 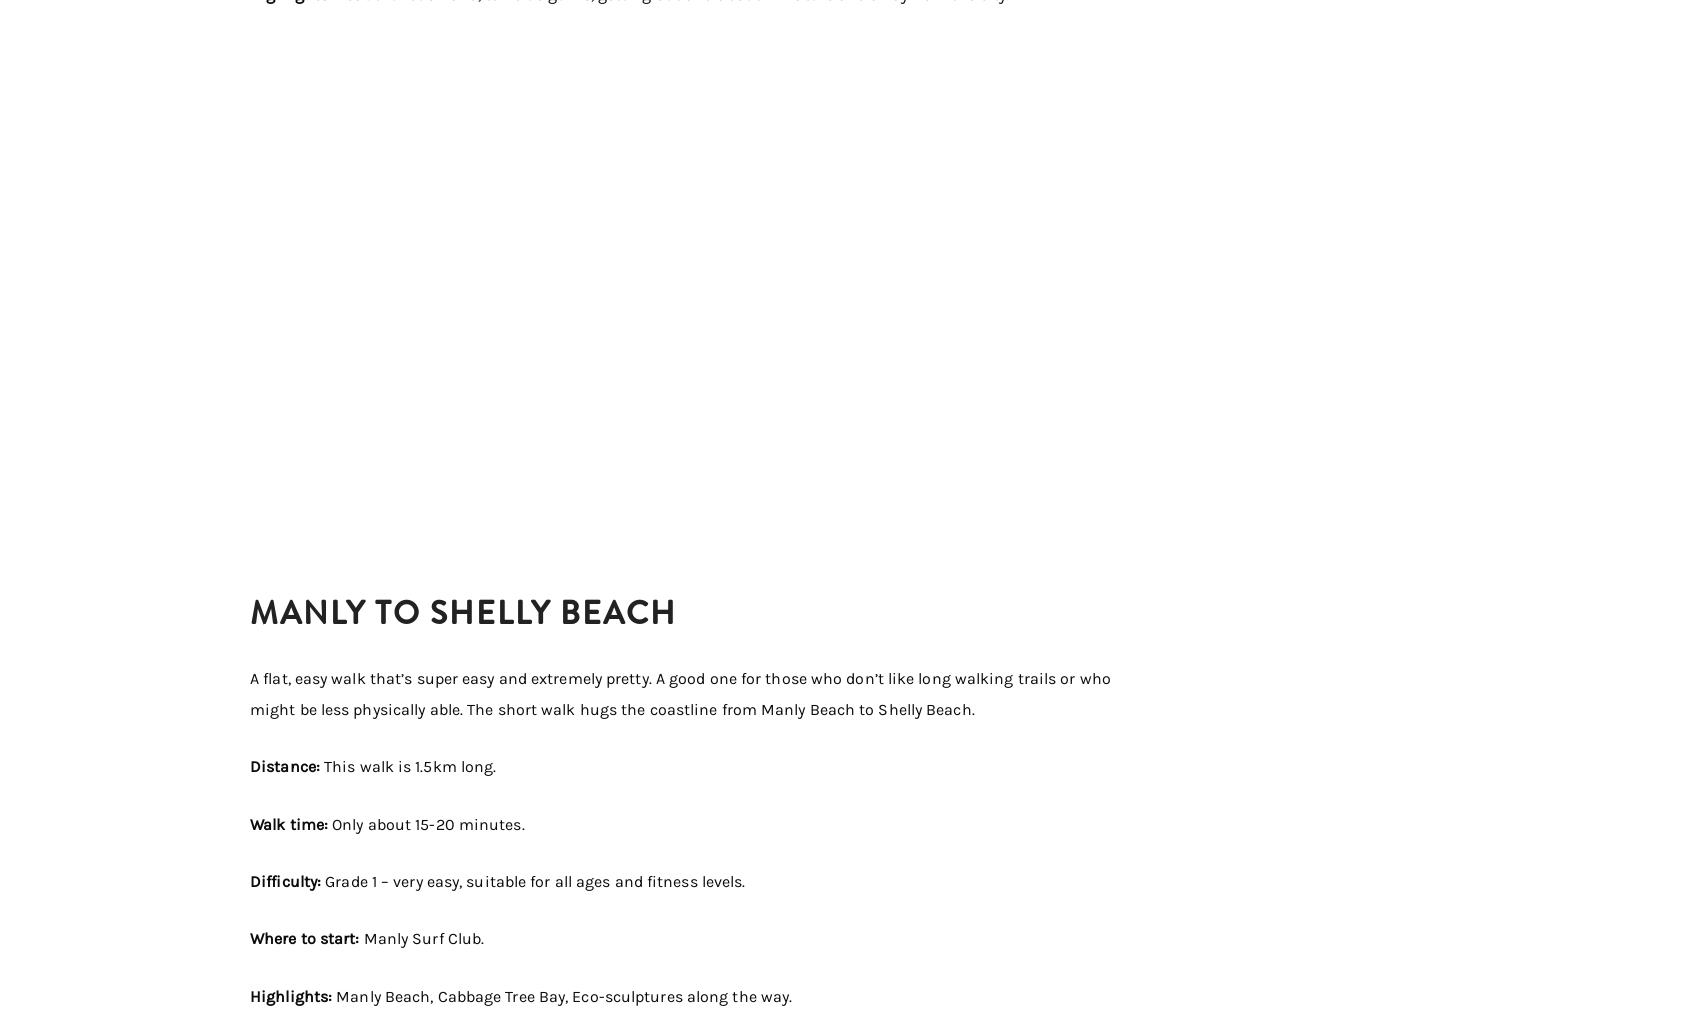 What do you see at coordinates (286, 766) in the screenshot?
I see `'Distance:'` at bounding box center [286, 766].